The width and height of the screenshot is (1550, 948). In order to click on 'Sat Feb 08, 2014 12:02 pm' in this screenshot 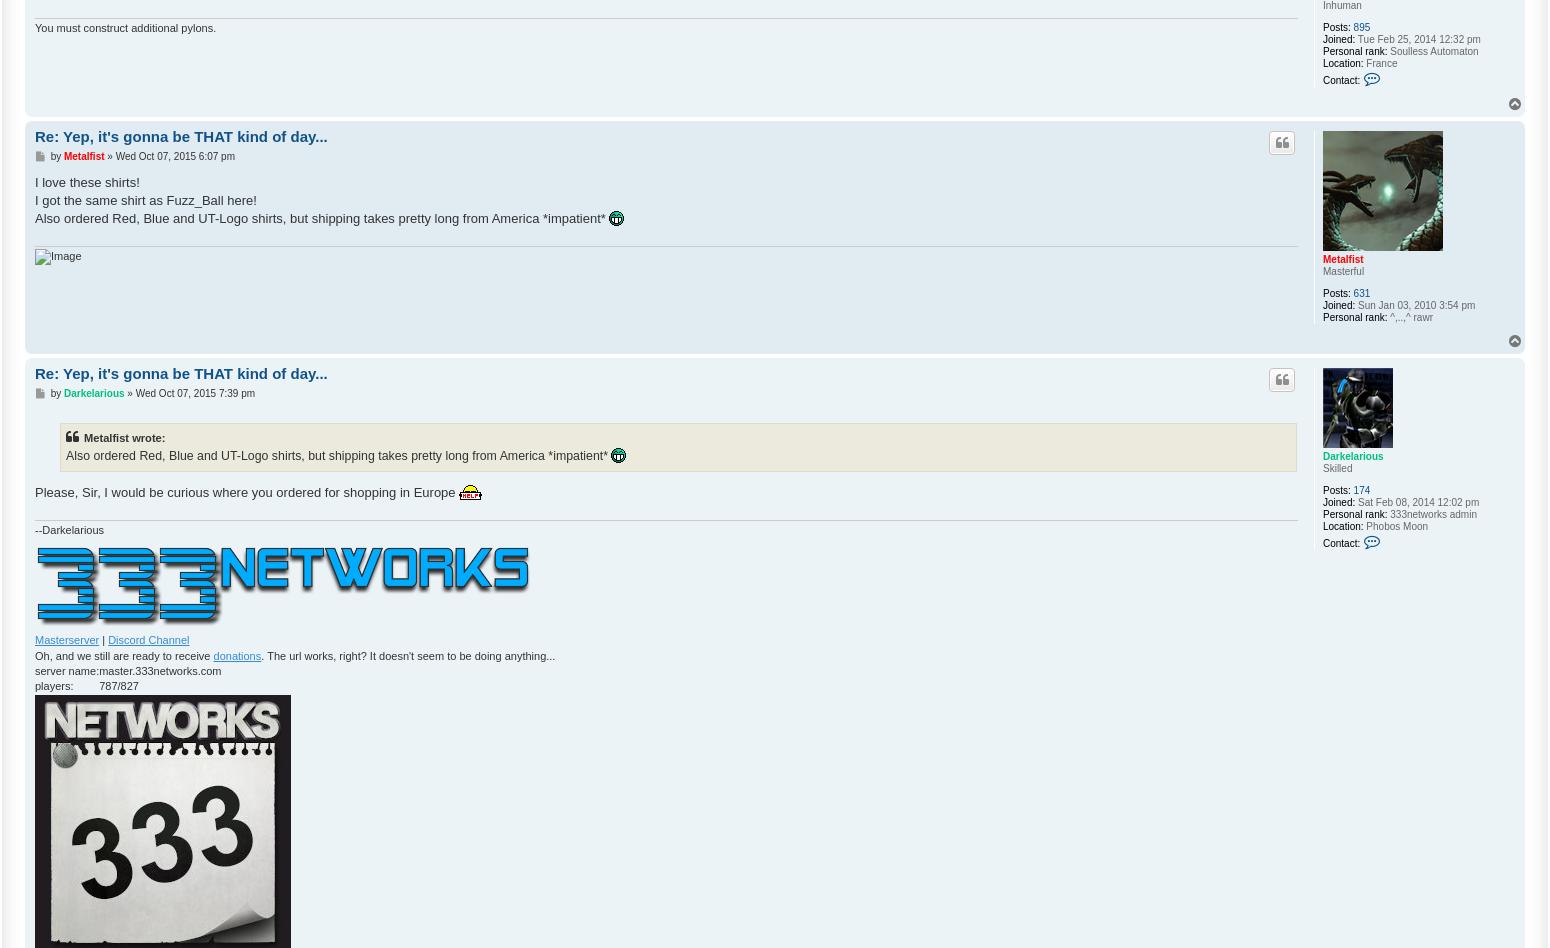, I will do `click(1416, 501)`.